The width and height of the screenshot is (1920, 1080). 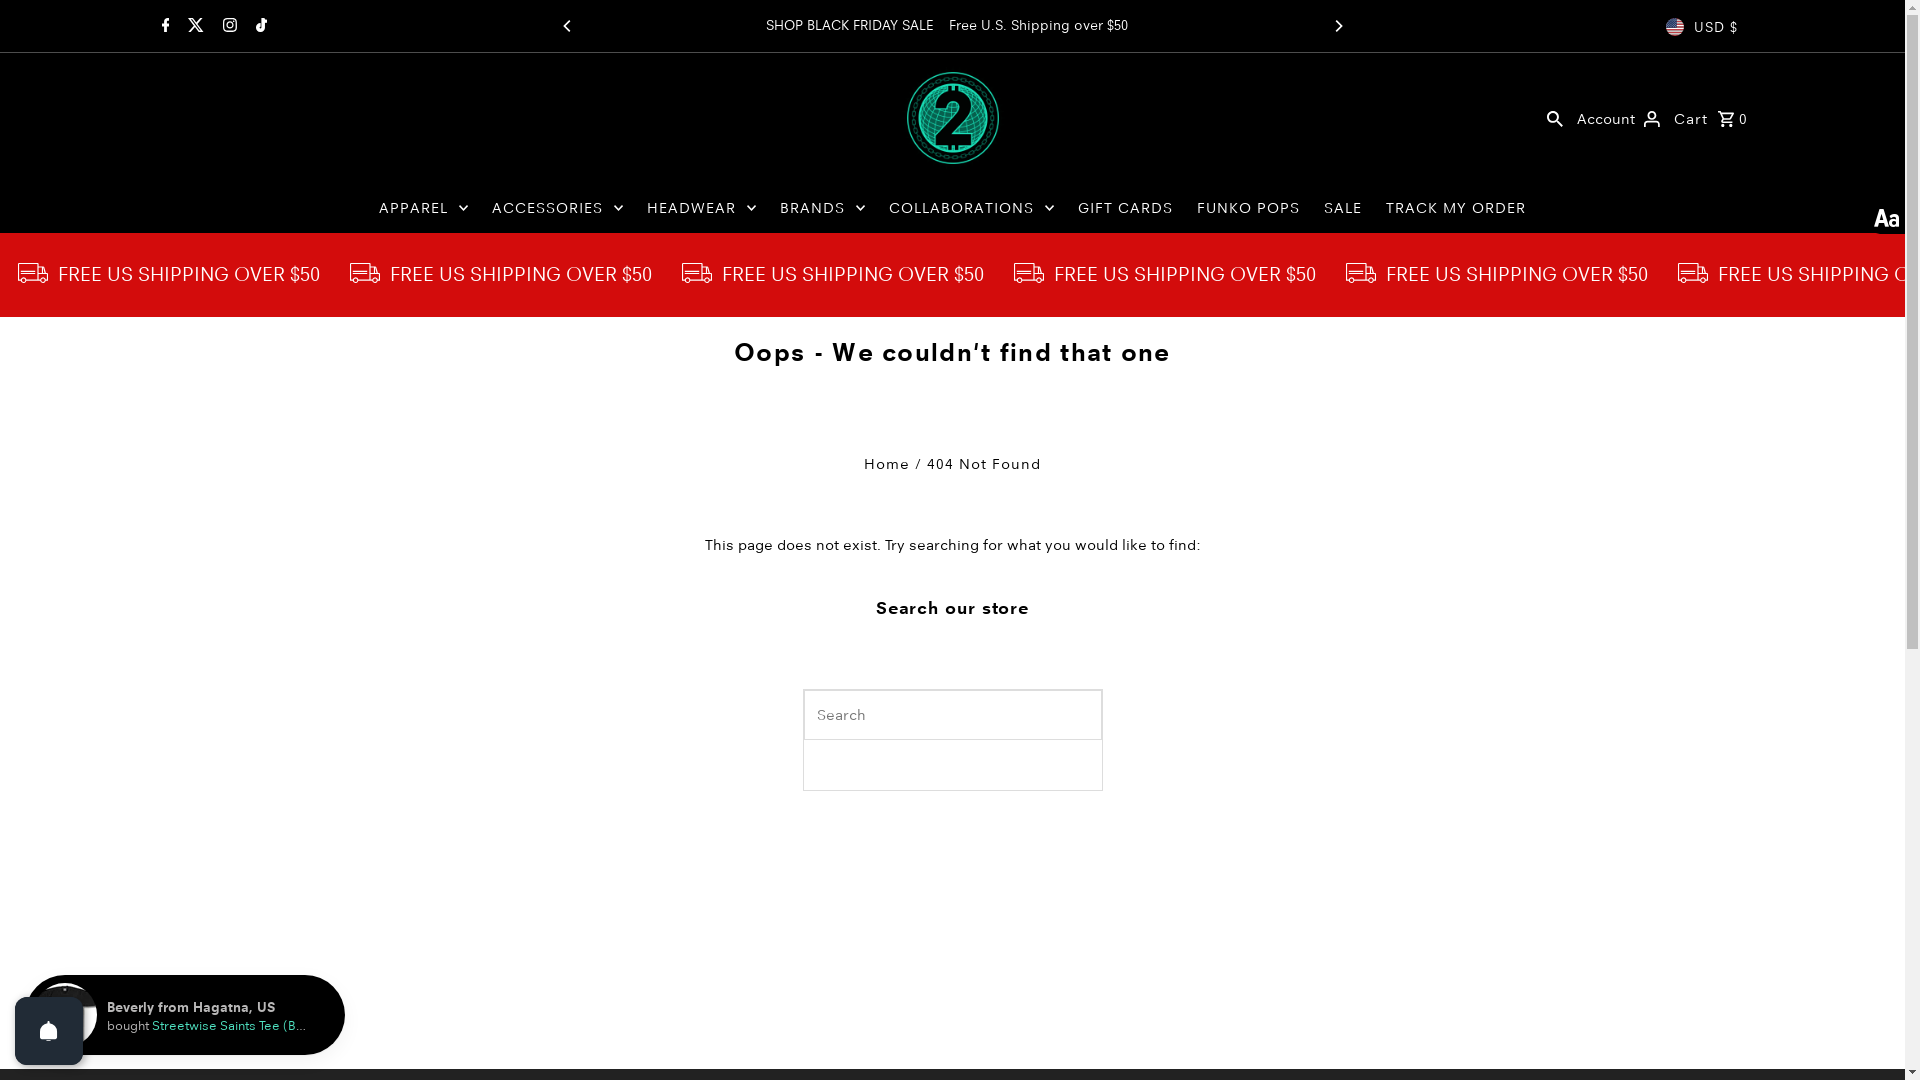 I want to click on 'BRANDS', so click(x=822, y=208).